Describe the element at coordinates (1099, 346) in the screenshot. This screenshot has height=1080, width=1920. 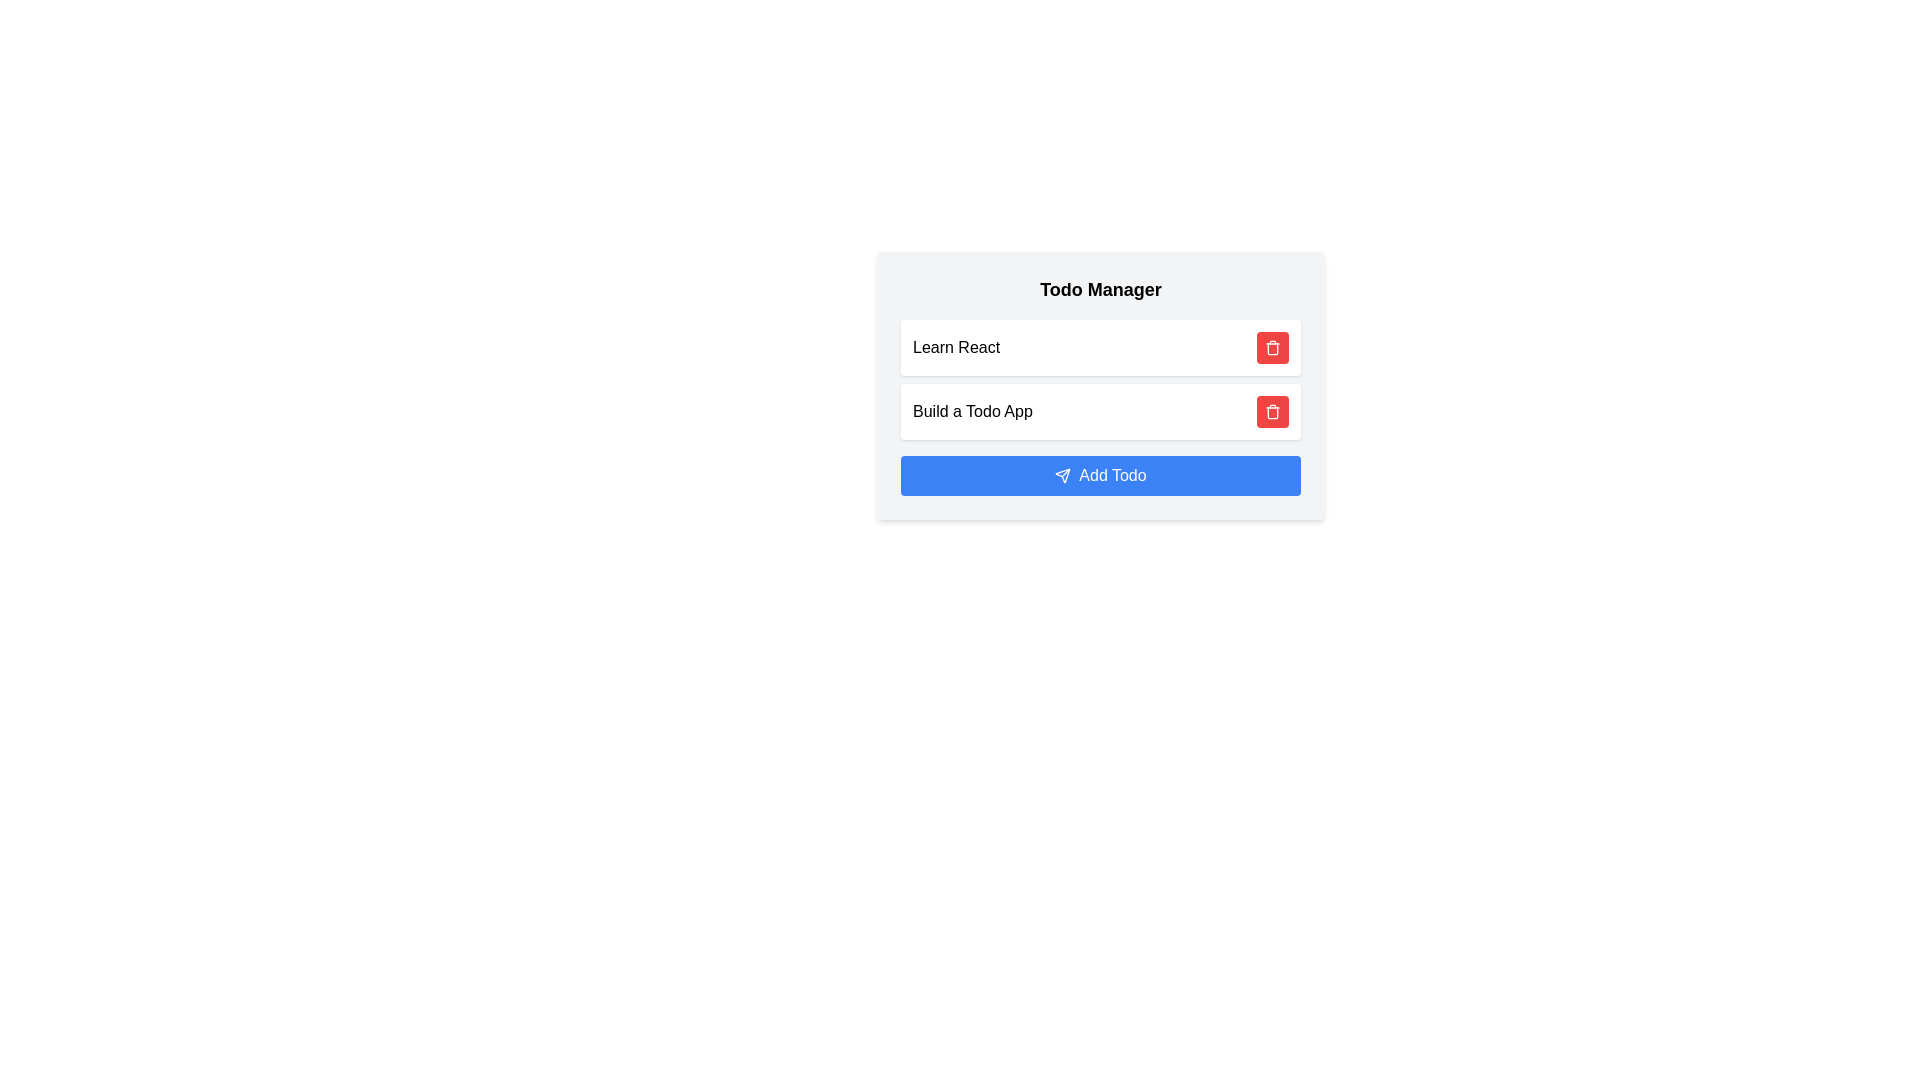
I see `the individual task item displaying the title 'Learn React'` at that location.